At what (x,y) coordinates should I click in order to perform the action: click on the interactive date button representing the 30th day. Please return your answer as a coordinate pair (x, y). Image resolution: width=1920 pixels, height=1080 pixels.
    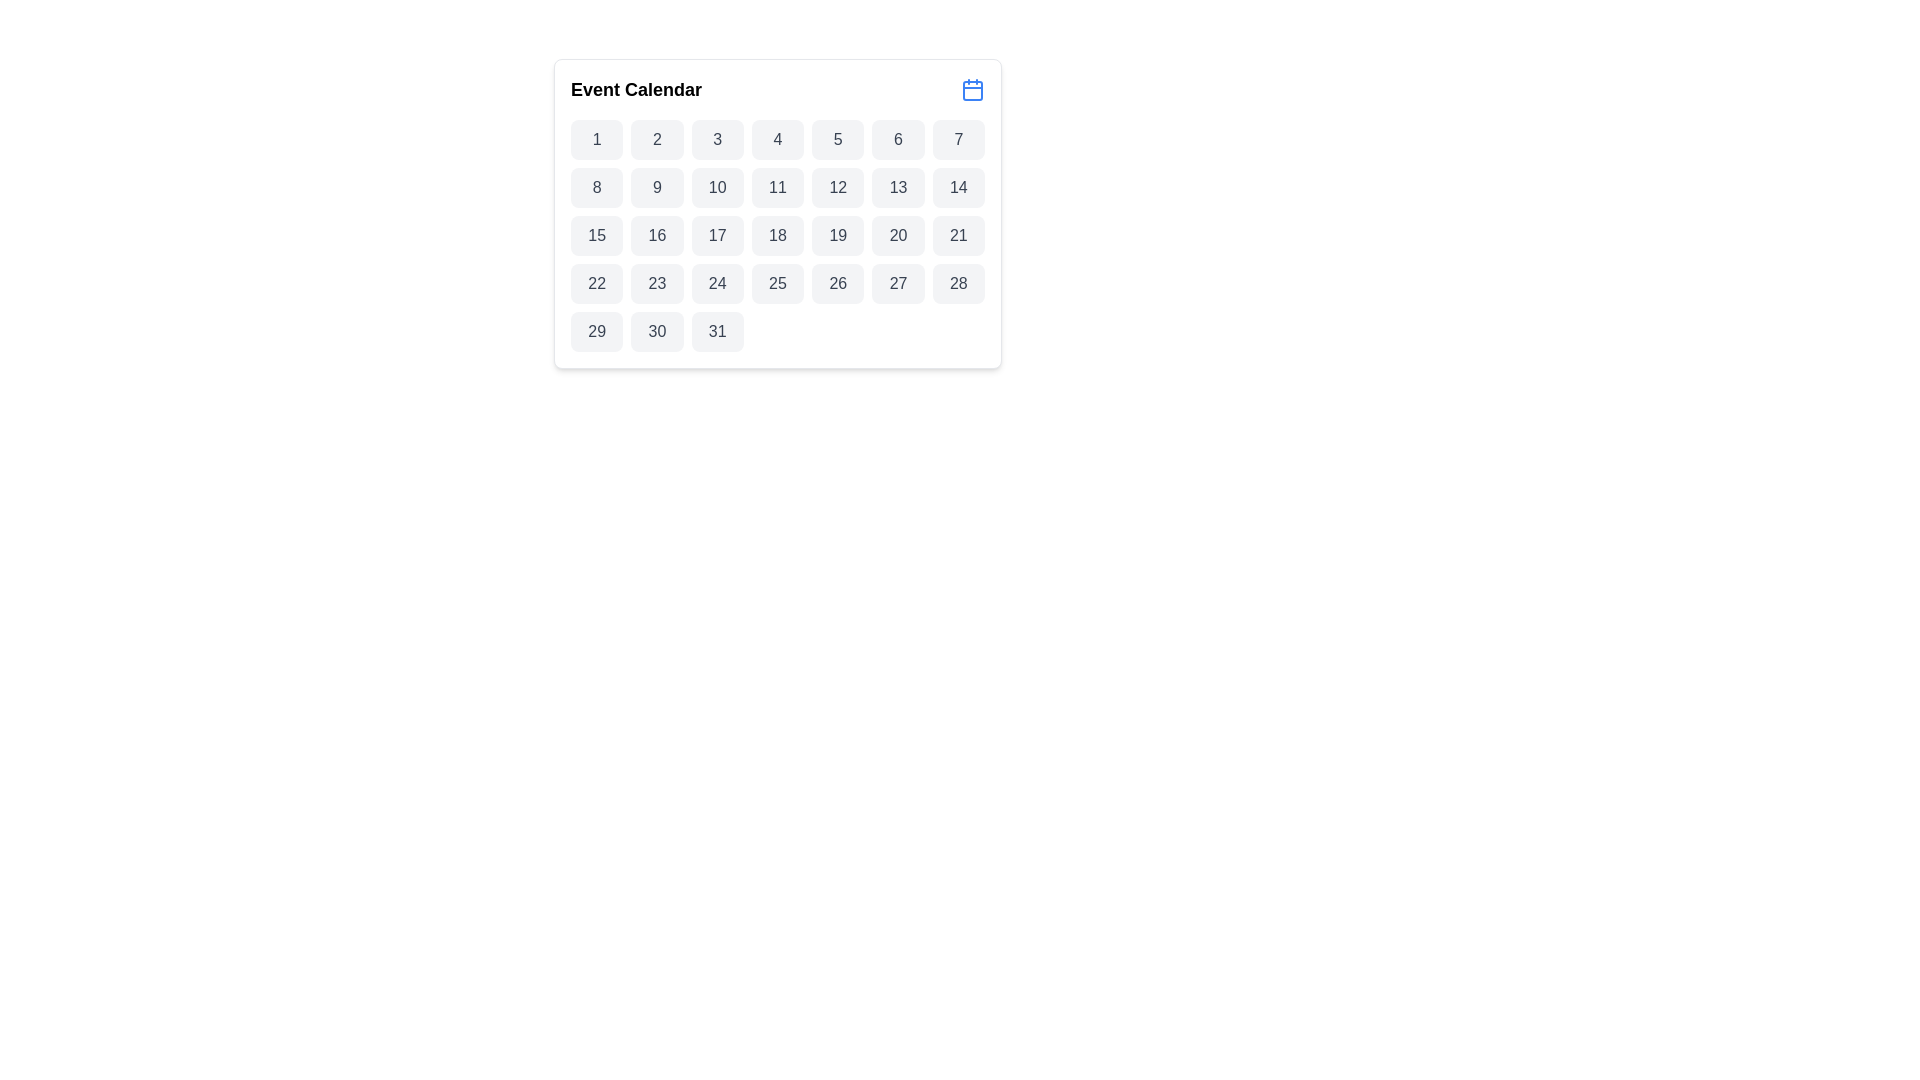
    Looking at the image, I should click on (657, 330).